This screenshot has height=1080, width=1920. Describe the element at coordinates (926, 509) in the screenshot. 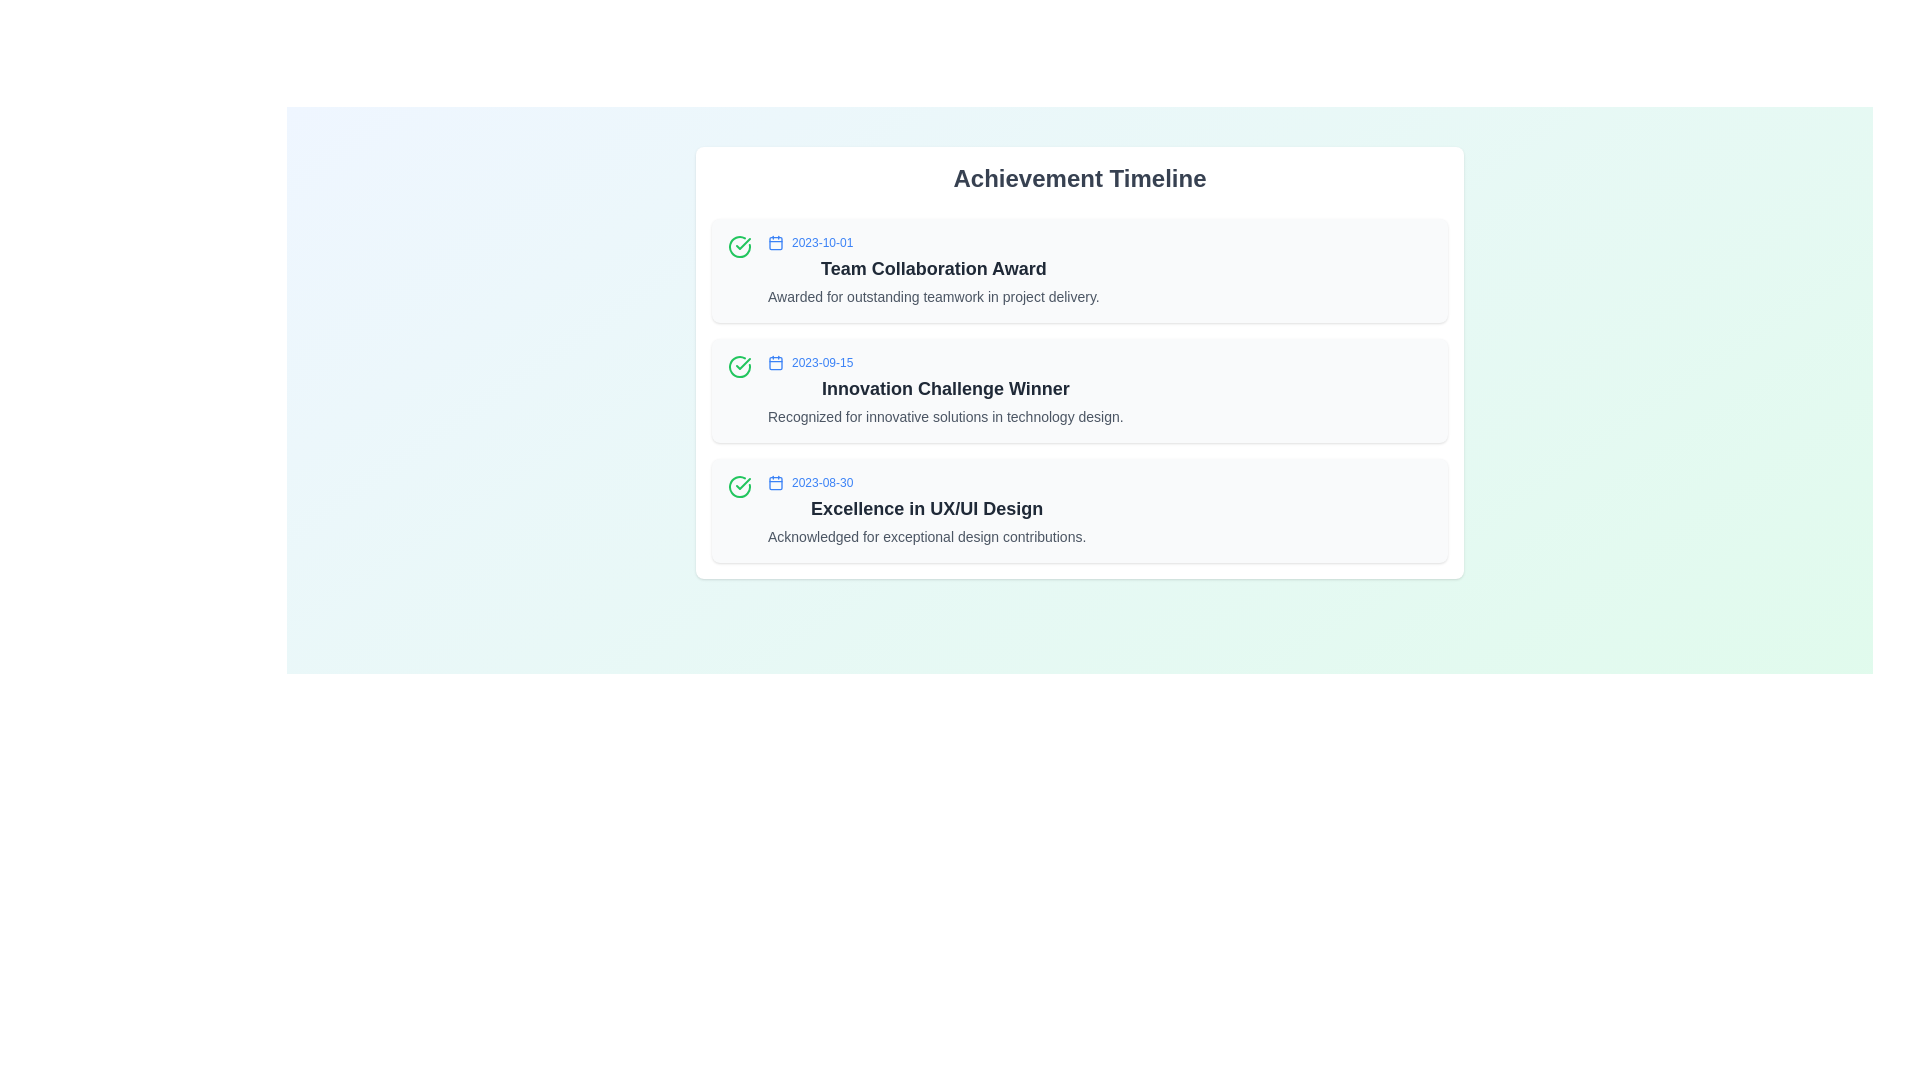

I see `and comprehend the achievement detail element displaying 'Excellence in UX/UI Design' and its description in the bottom-most card of the Achievement Timeline section` at that location.